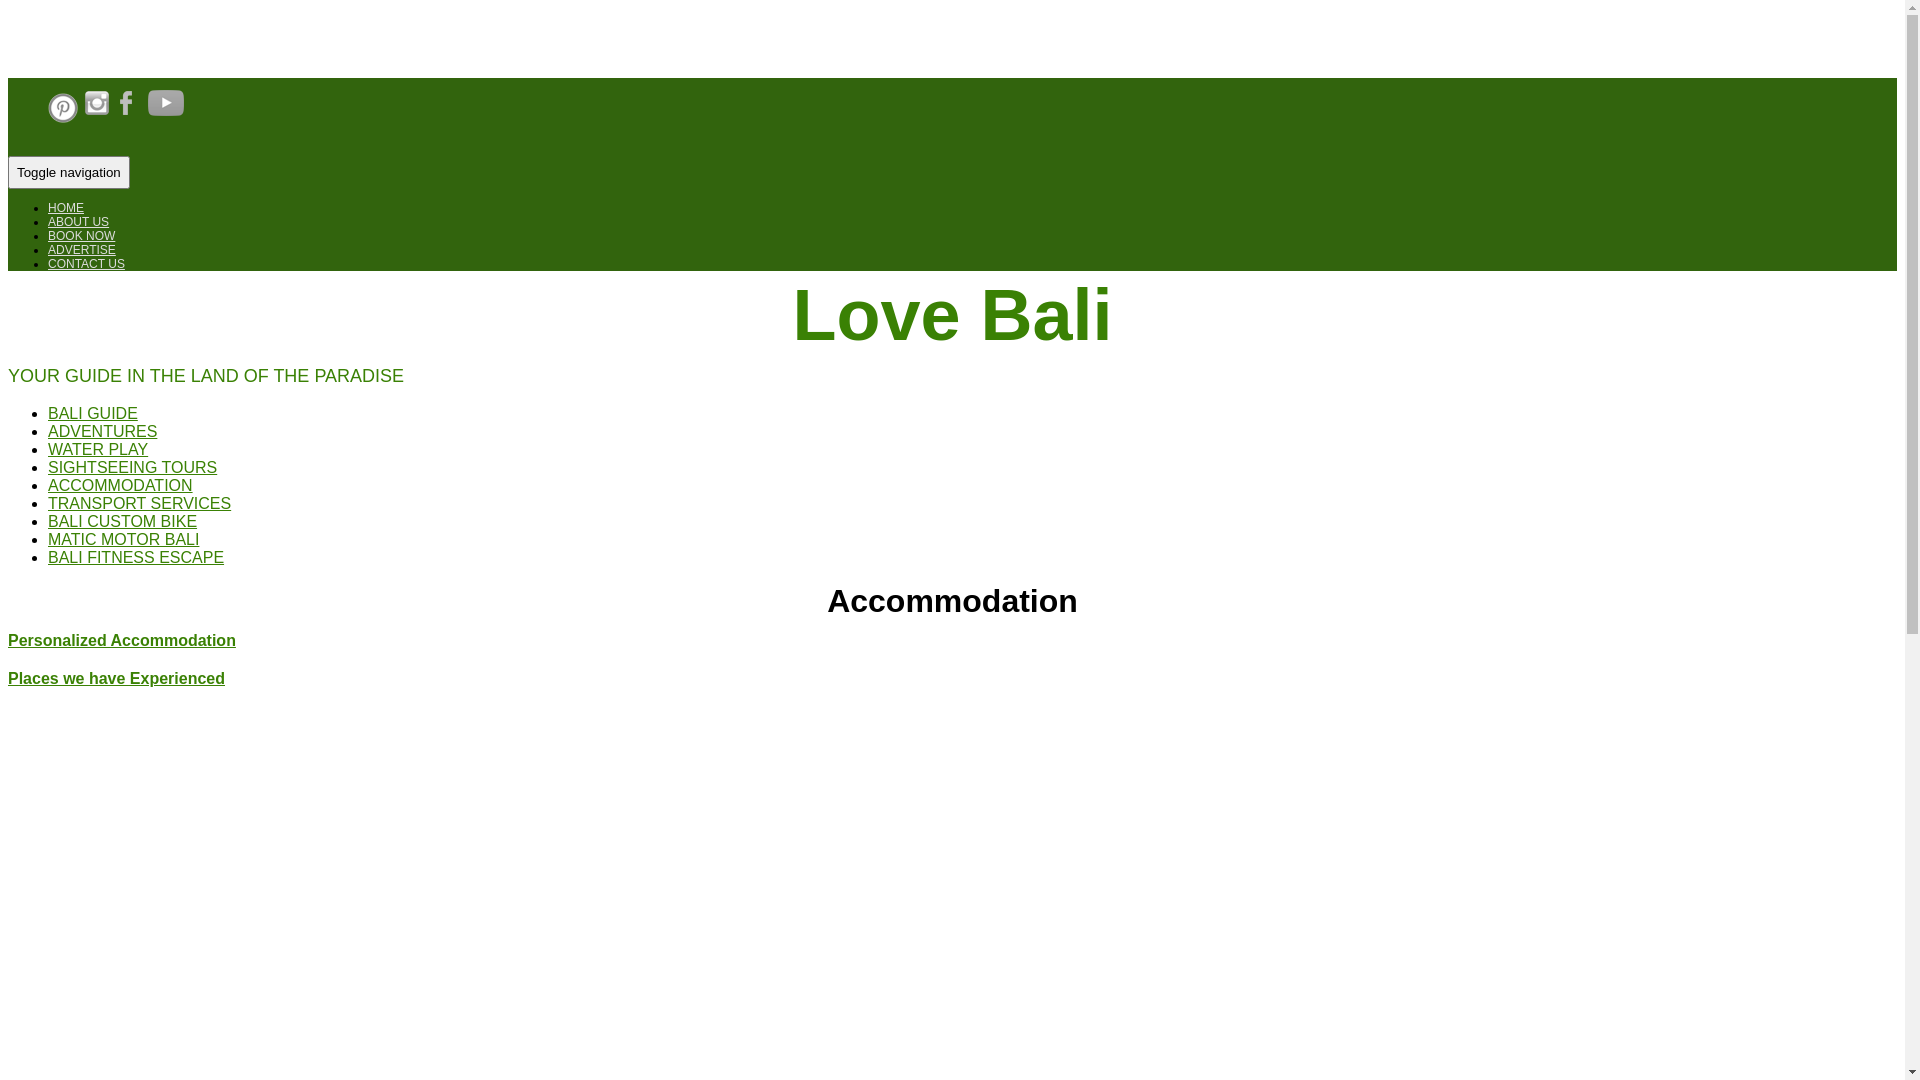 The width and height of the screenshot is (1920, 1080). I want to click on 'BALI FITNESS ESCAPE', so click(48, 557).